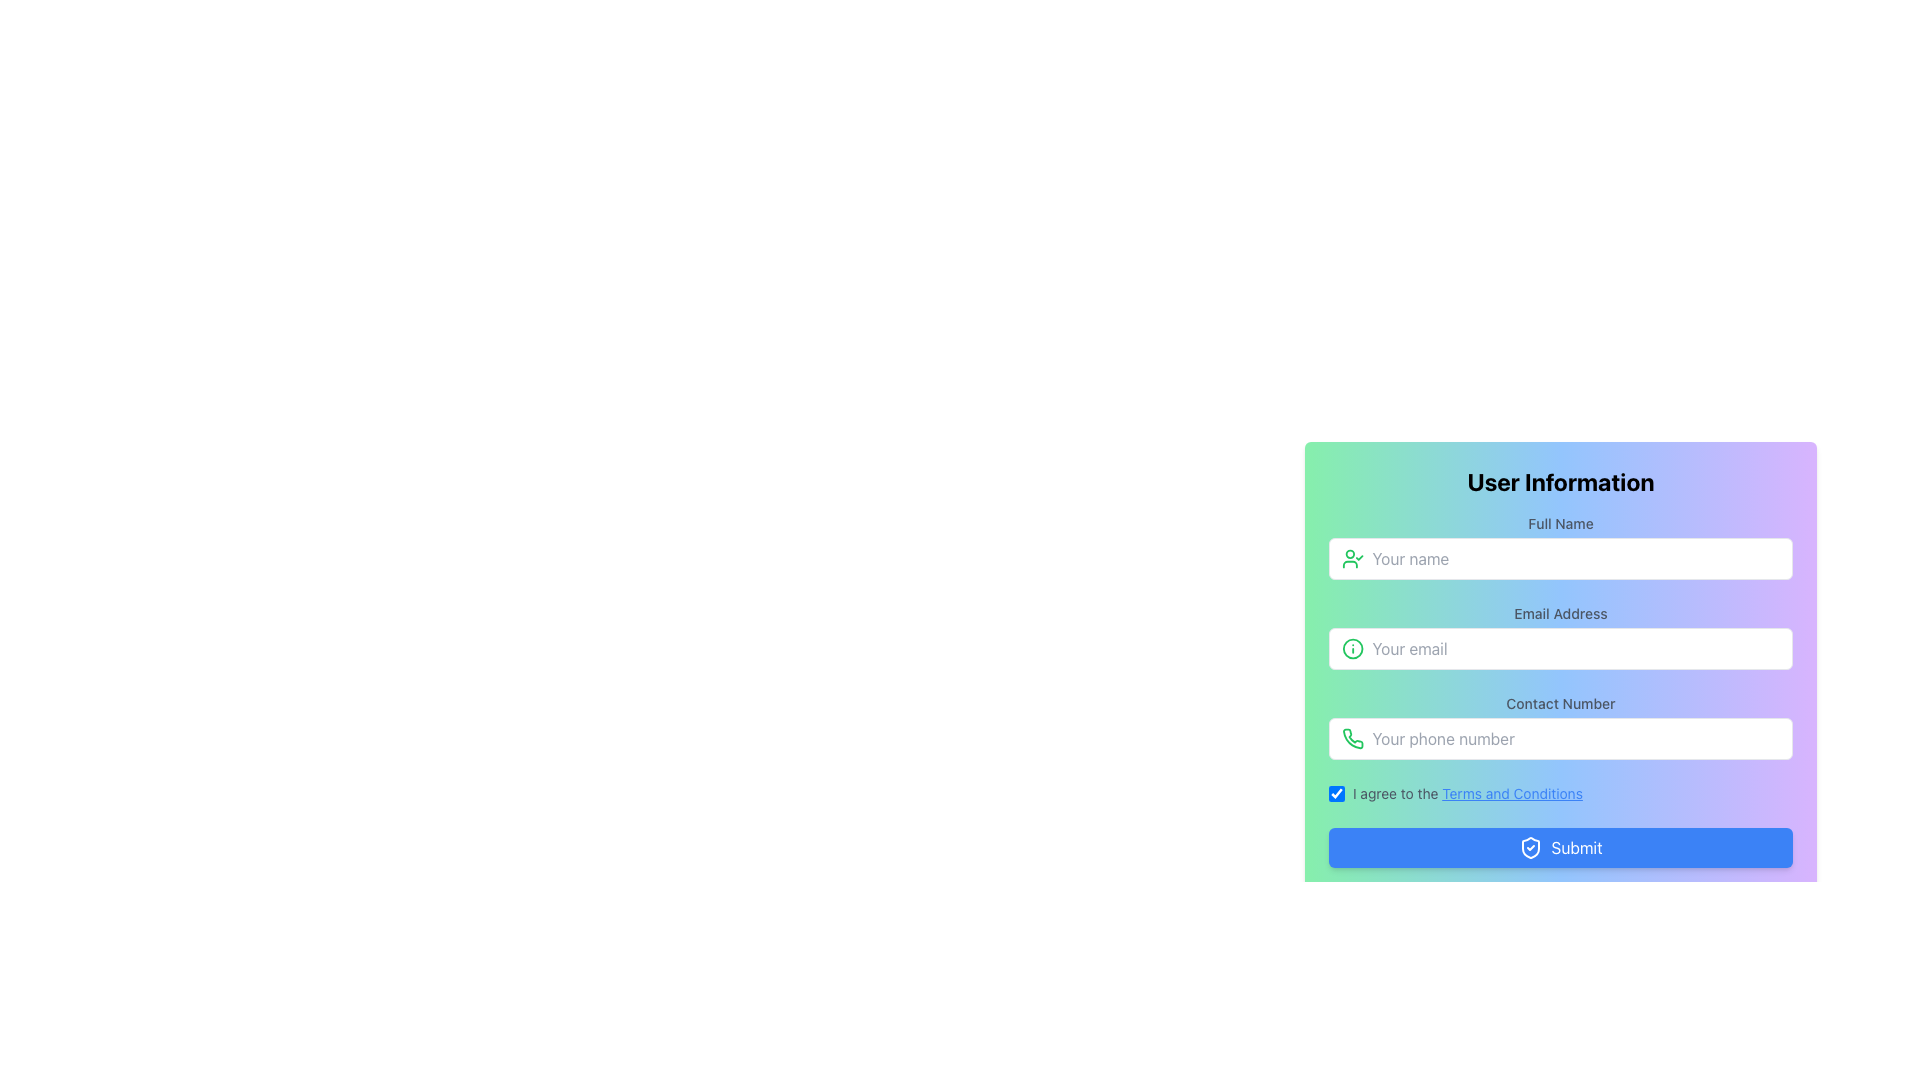 The image size is (1920, 1080). Describe the element at coordinates (1559, 689) in the screenshot. I see `the contact number input field` at that location.